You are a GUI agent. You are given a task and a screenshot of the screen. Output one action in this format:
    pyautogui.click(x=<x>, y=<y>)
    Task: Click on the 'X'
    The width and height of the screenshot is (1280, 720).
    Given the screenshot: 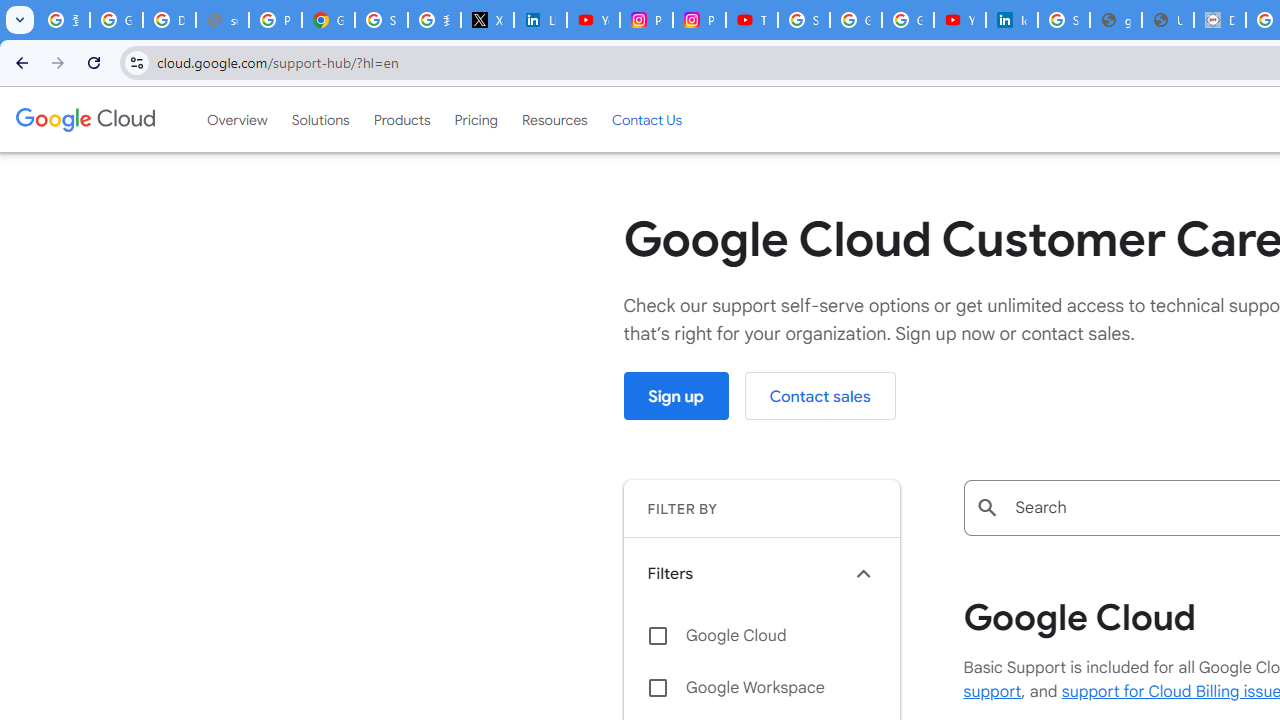 What is the action you would take?
    pyautogui.click(x=487, y=20)
    